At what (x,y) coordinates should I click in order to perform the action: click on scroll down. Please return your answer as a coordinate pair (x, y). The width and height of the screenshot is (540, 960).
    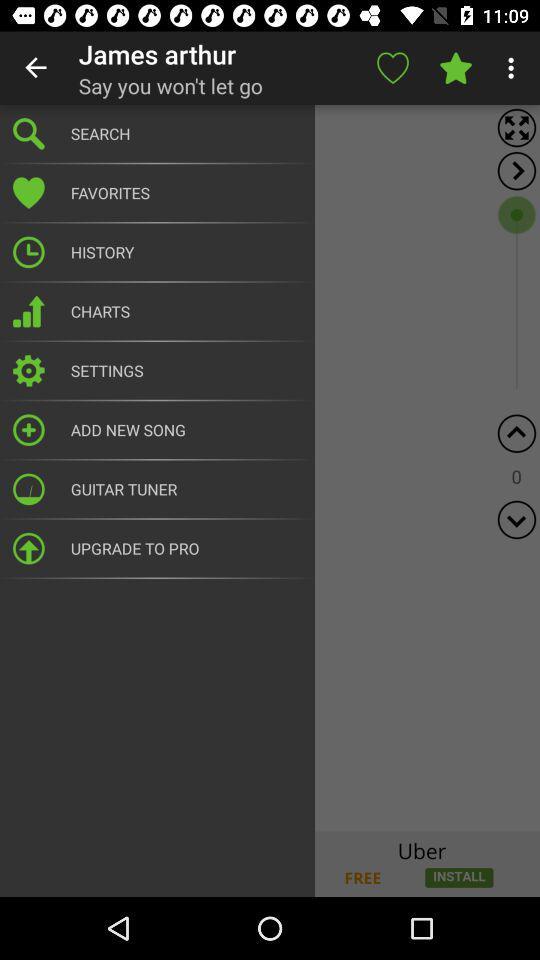
    Looking at the image, I should click on (516, 518).